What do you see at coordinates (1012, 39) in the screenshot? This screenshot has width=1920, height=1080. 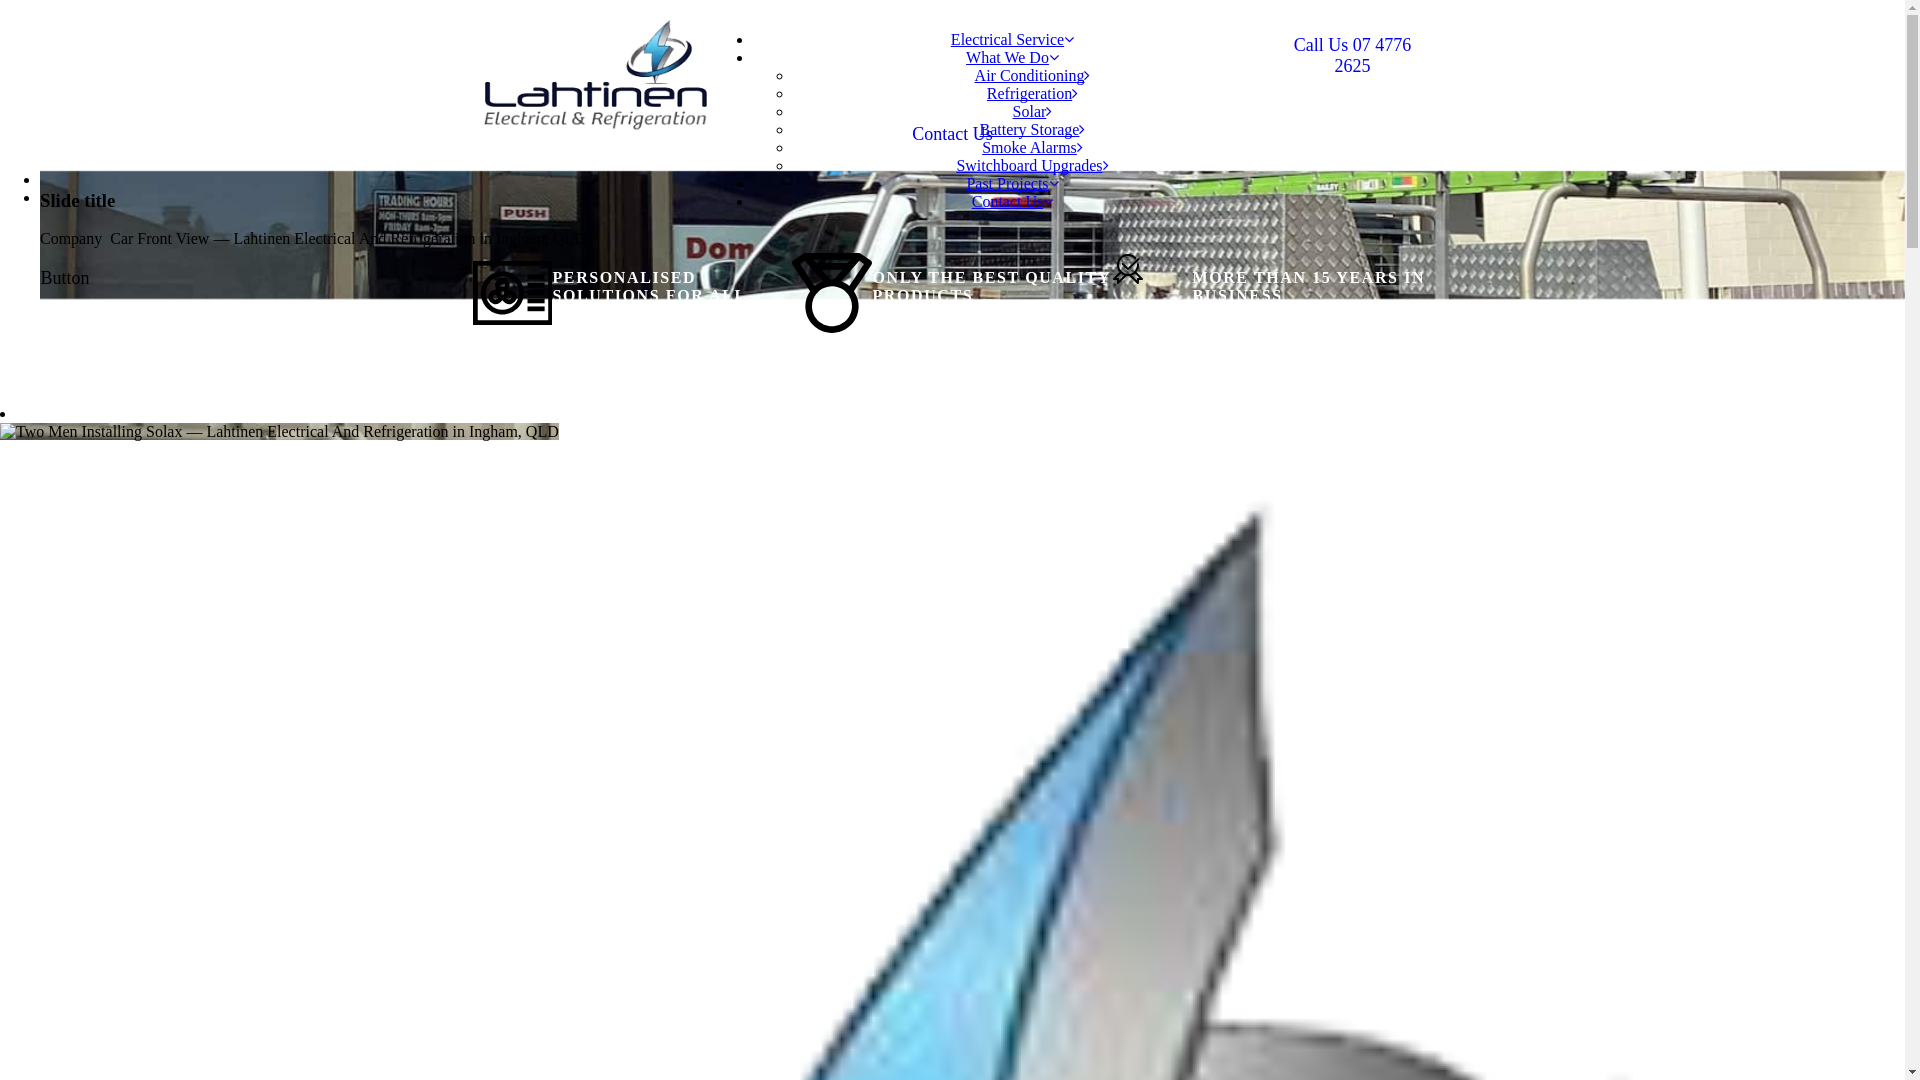 I see `'Electrical Service'` at bounding box center [1012, 39].